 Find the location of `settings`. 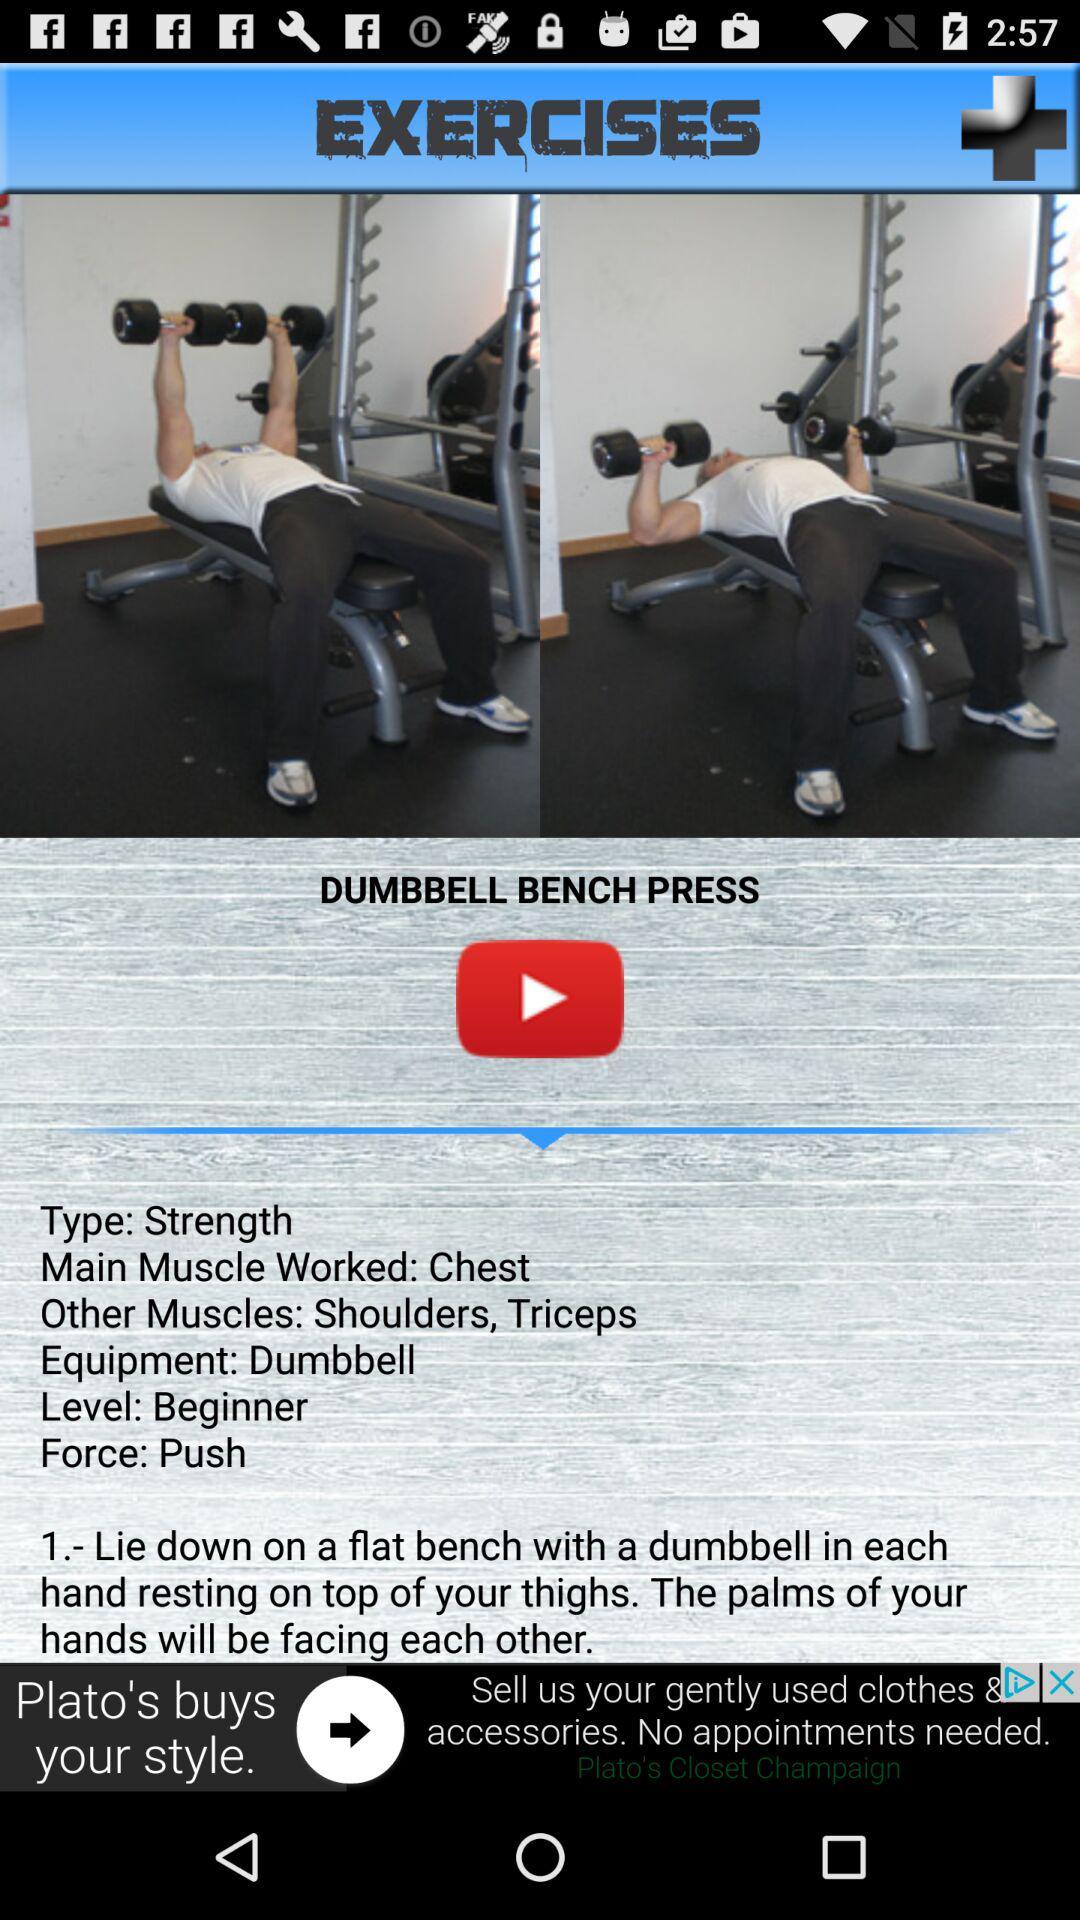

settings is located at coordinates (1014, 127).